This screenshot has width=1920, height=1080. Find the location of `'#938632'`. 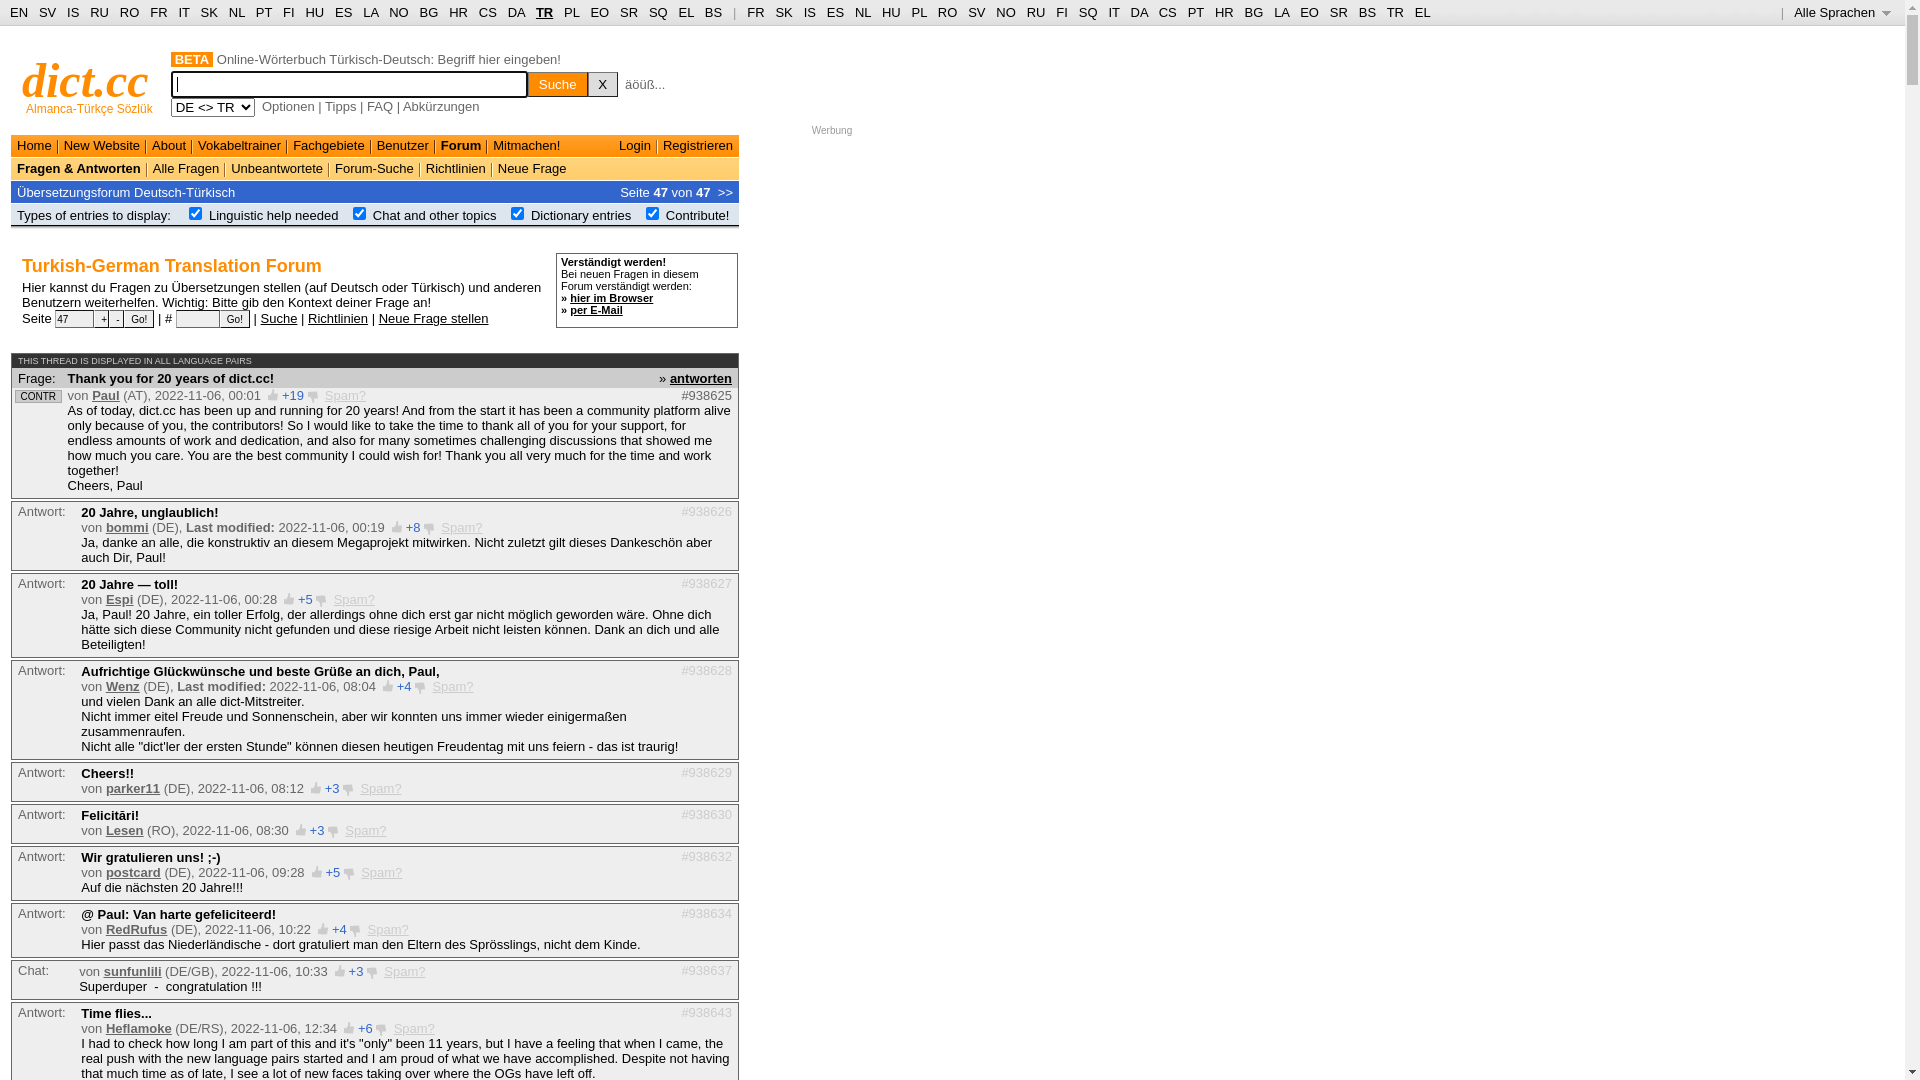

'#938632' is located at coordinates (706, 855).